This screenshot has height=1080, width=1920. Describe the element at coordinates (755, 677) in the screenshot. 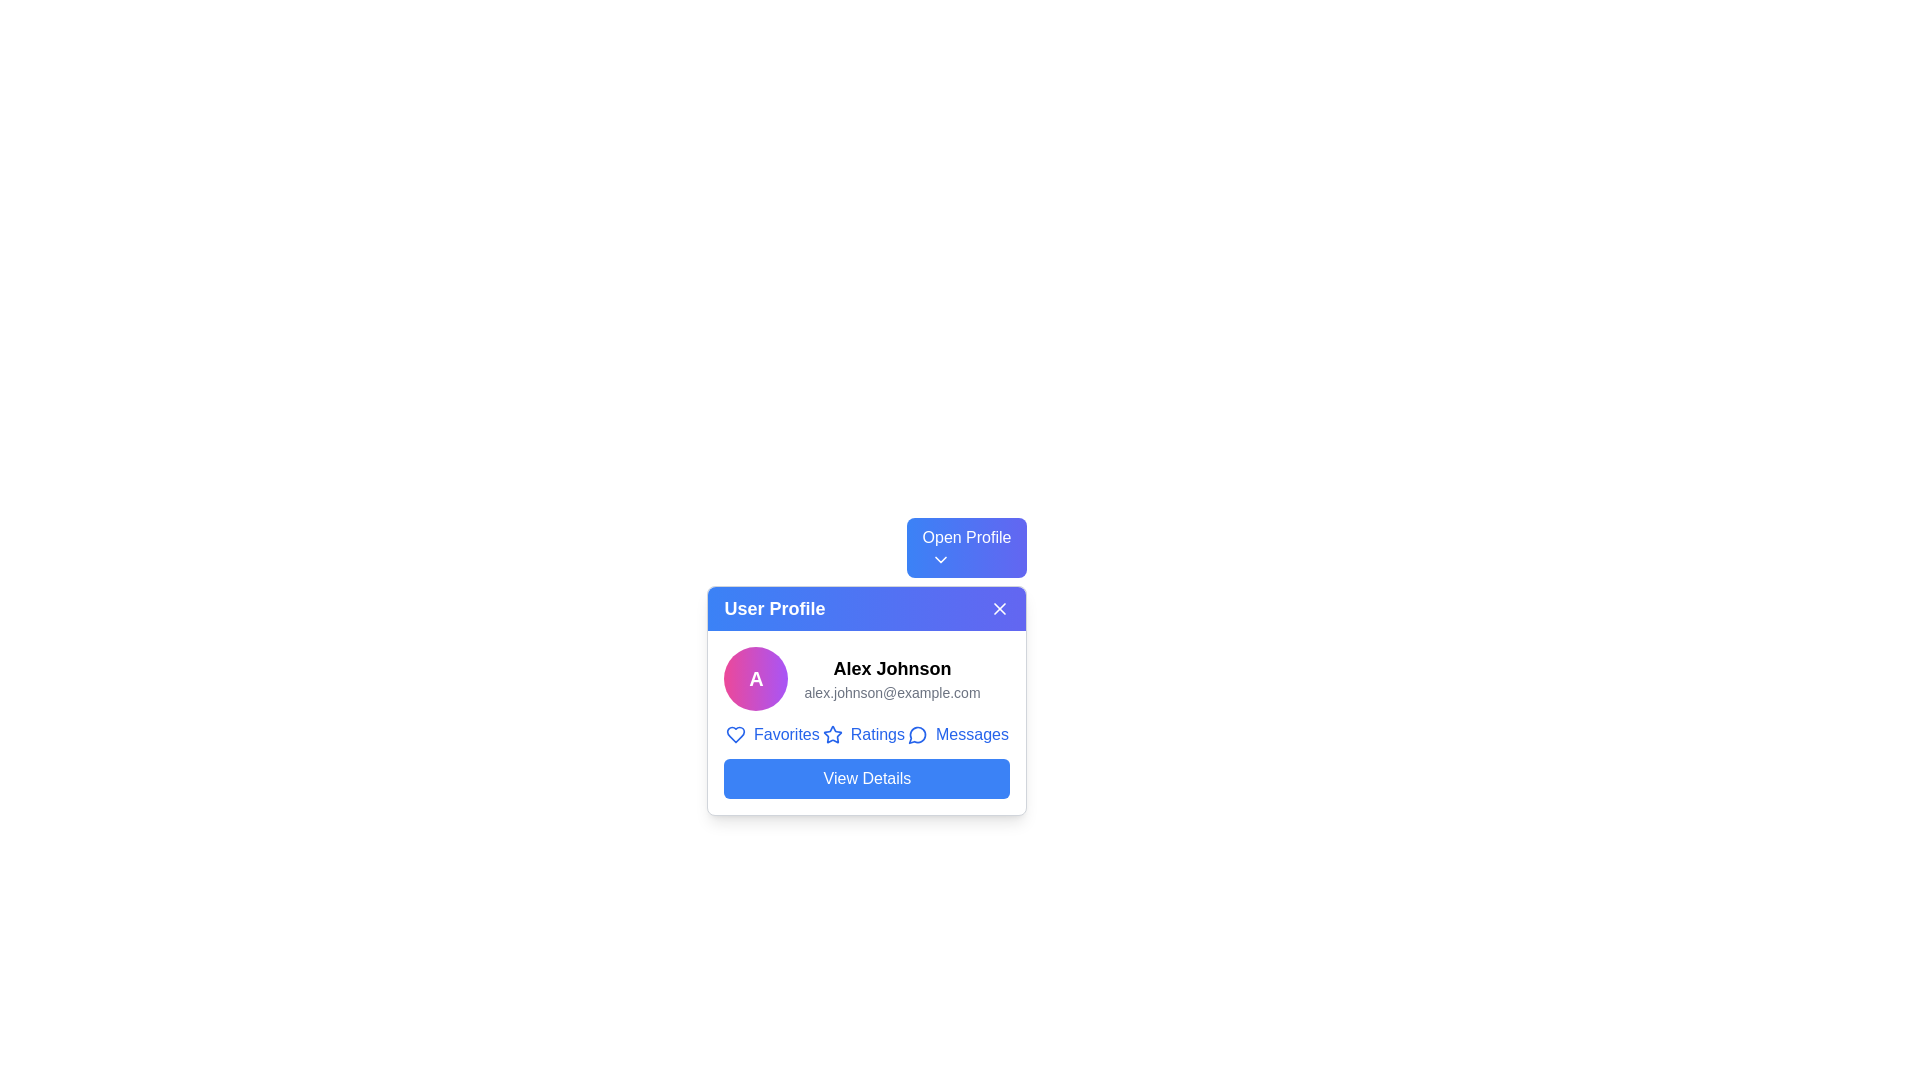

I see `the circular avatar icon with a gradient color transitioning from pink to purple, featuring a bold white letter 'A' in the center, located at the top-left corner of the user profile card` at that location.